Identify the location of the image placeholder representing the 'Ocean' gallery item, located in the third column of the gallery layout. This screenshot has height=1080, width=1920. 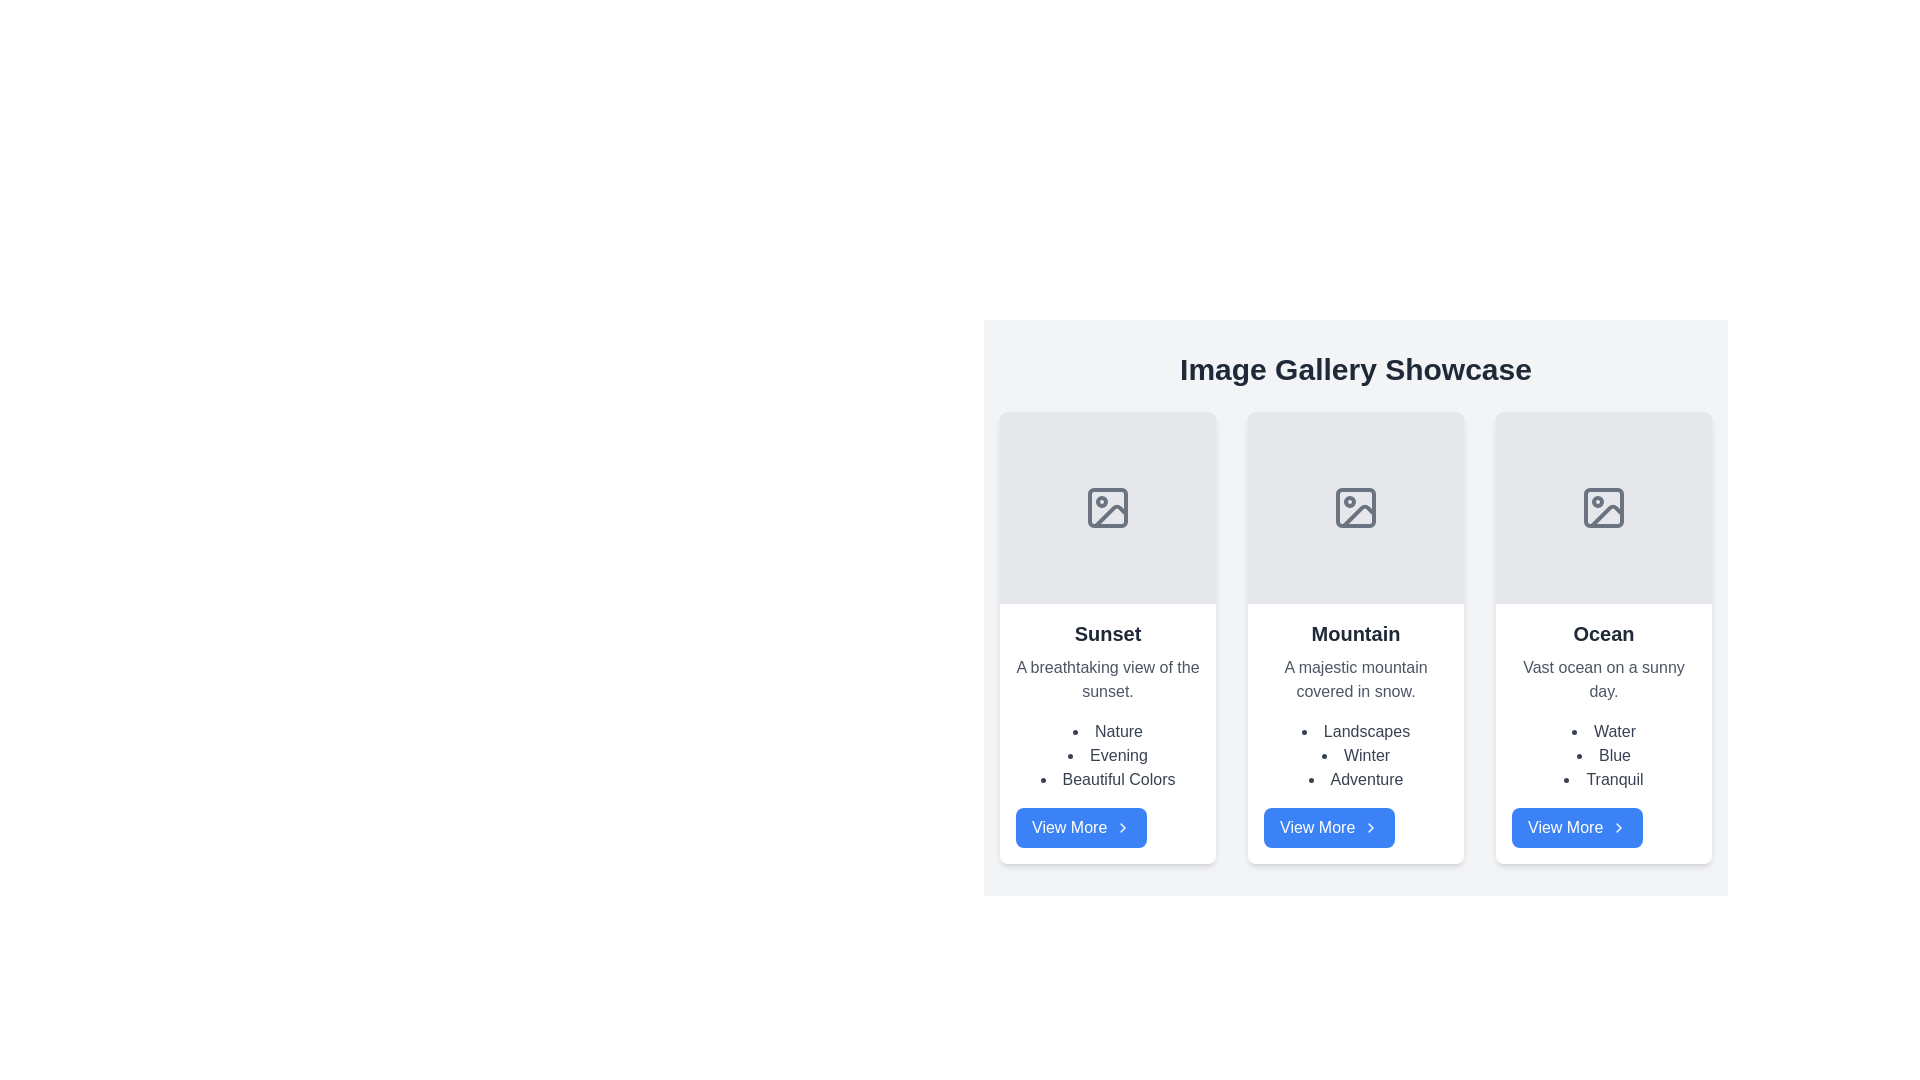
(1603, 507).